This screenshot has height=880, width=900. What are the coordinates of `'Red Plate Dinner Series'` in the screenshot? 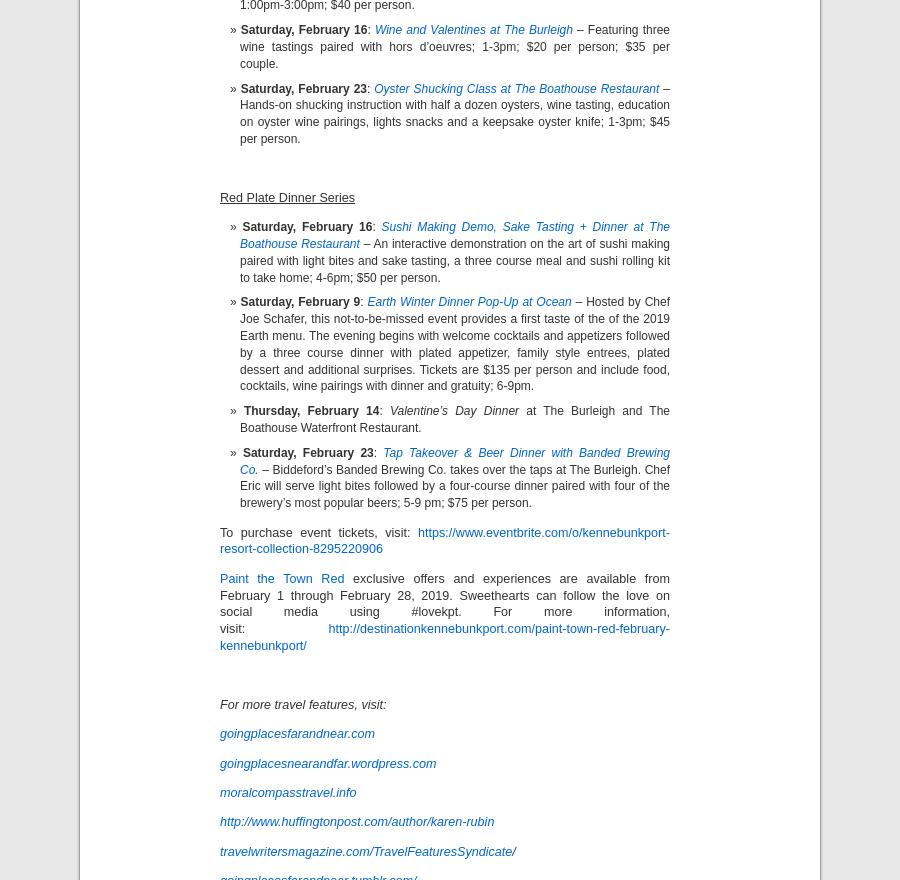 It's located at (286, 197).